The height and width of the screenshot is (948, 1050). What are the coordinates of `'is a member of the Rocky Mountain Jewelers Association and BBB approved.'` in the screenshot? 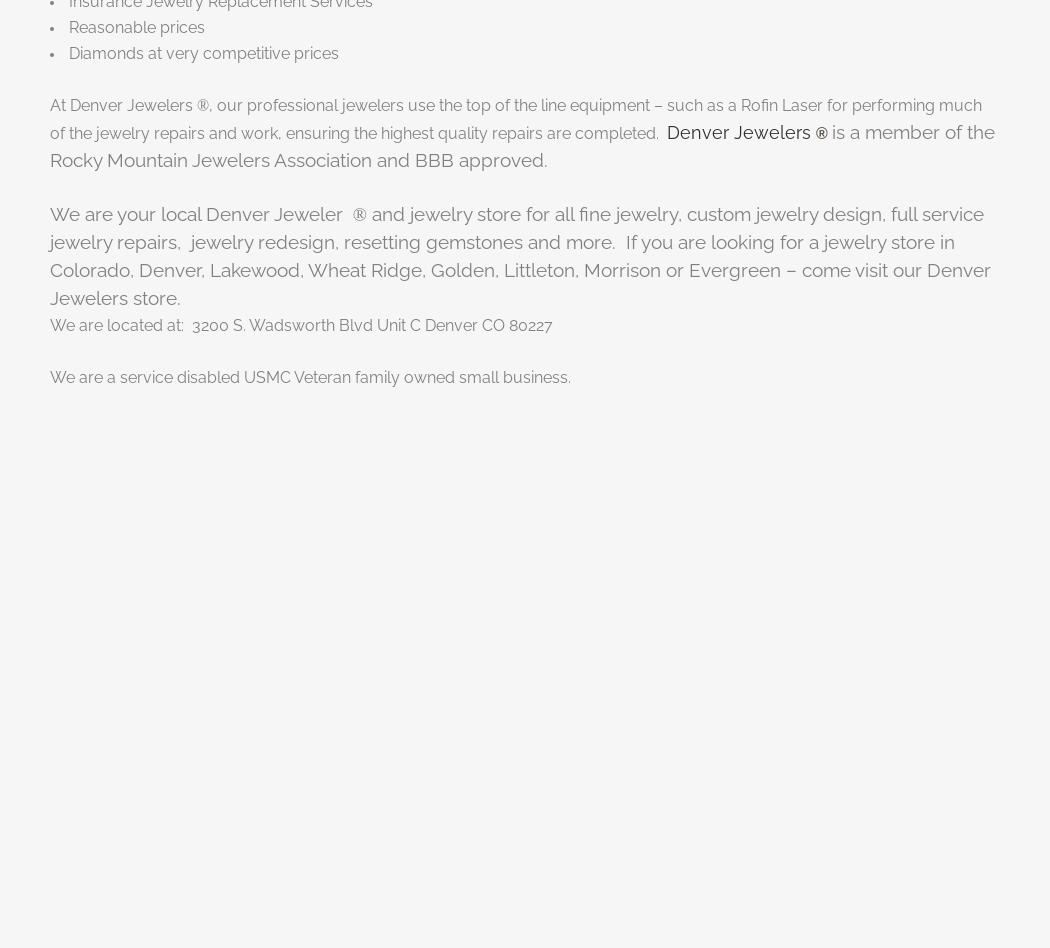 It's located at (520, 144).